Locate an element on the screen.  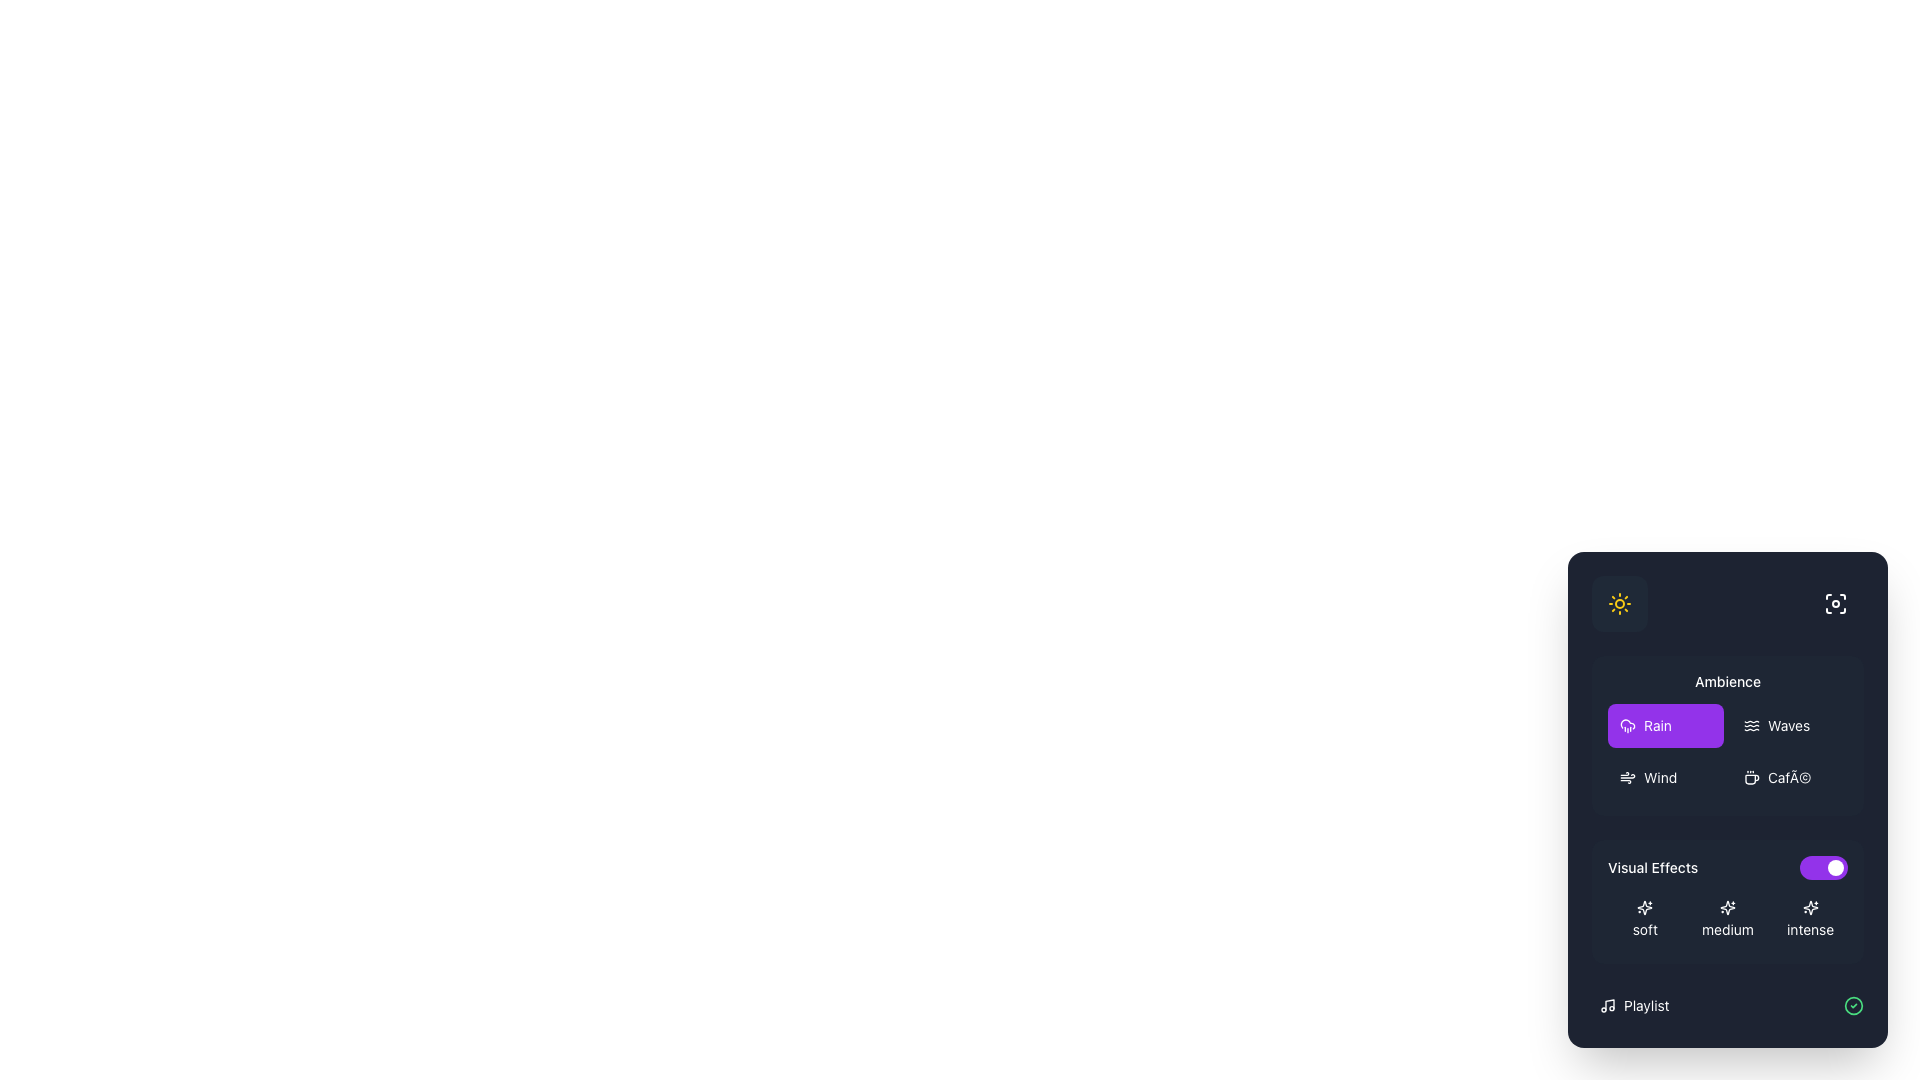
the 'Wind' ambience setting button, which is the third option in a 2x2 grid of the 'Ambience' section, located in the bottom-left segment adjacent to 'Rain' and 'Waves', and directly above 'Café' is located at coordinates (1665, 777).